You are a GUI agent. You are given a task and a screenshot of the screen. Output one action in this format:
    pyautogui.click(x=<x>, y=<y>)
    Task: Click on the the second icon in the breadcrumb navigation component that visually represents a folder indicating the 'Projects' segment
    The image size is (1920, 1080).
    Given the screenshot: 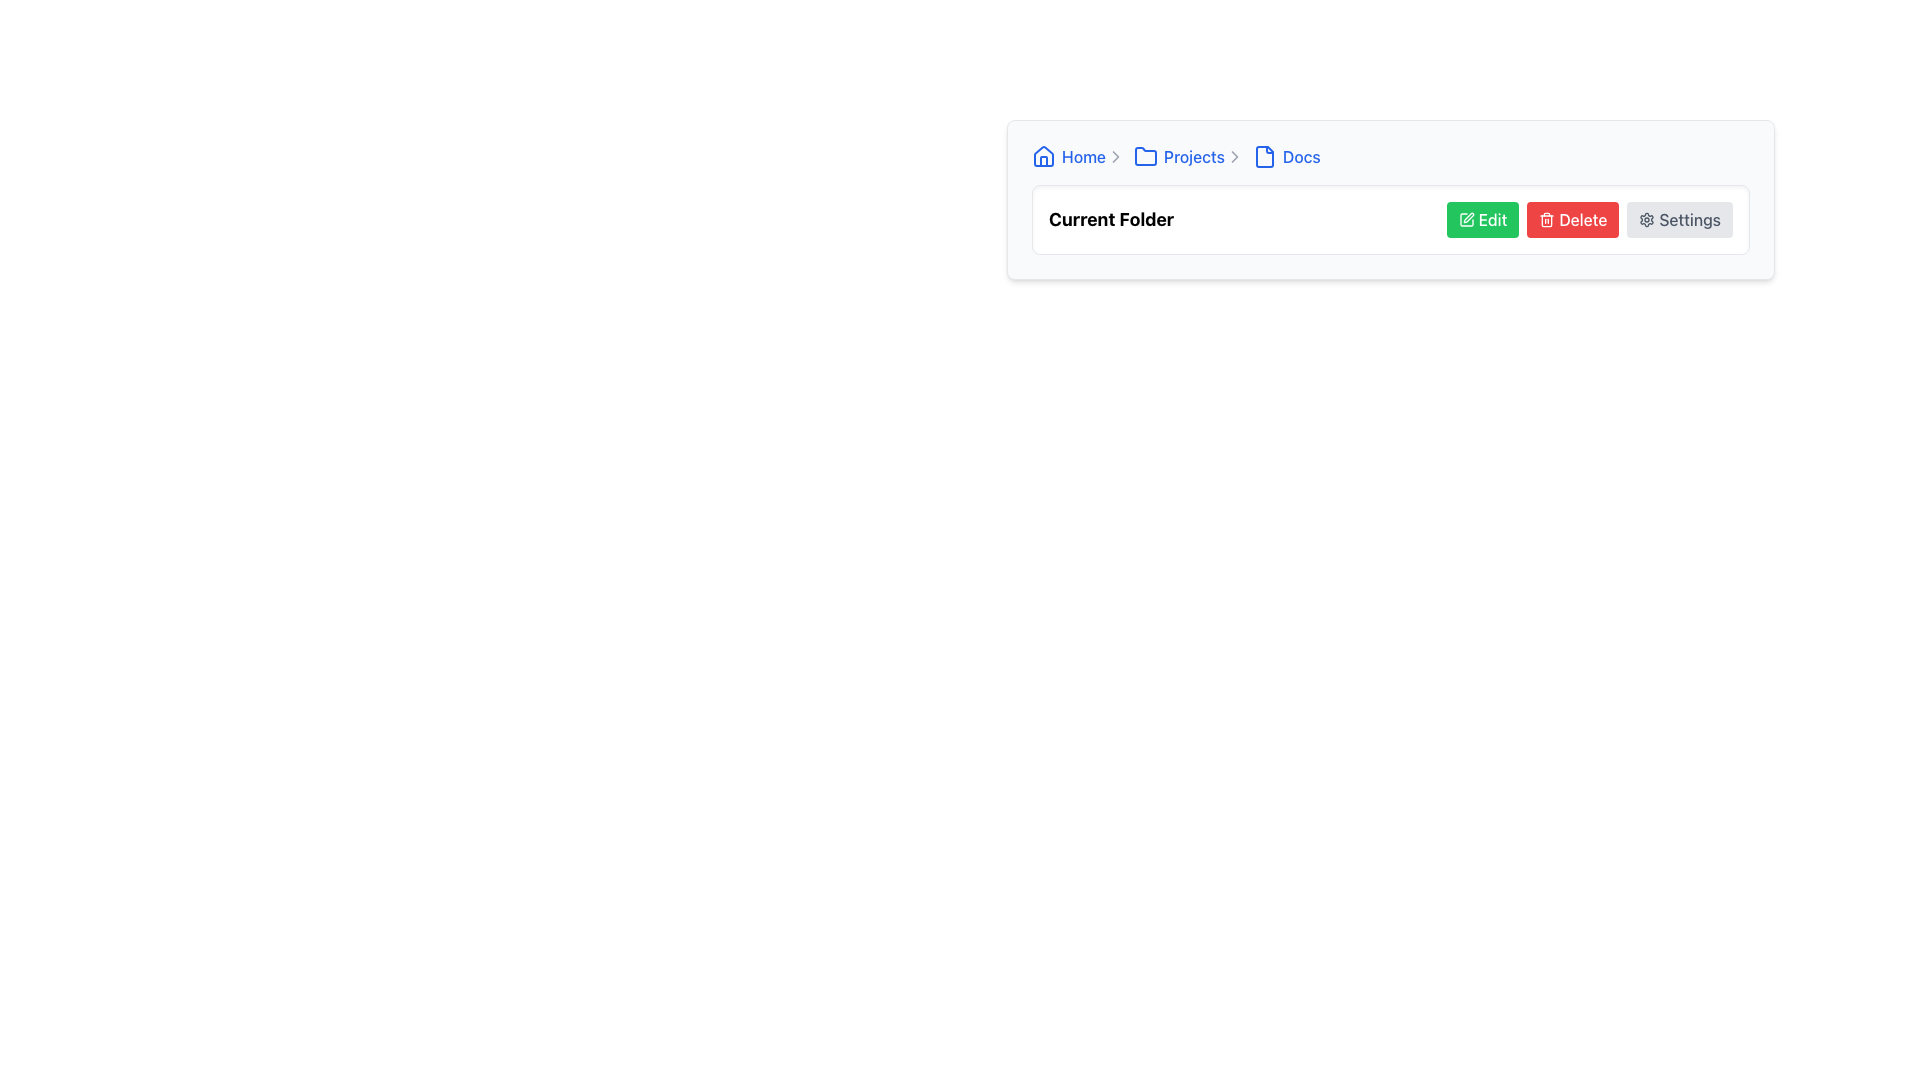 What is the action you would take?
    pyautogui.click(x=1146, y=155)
    